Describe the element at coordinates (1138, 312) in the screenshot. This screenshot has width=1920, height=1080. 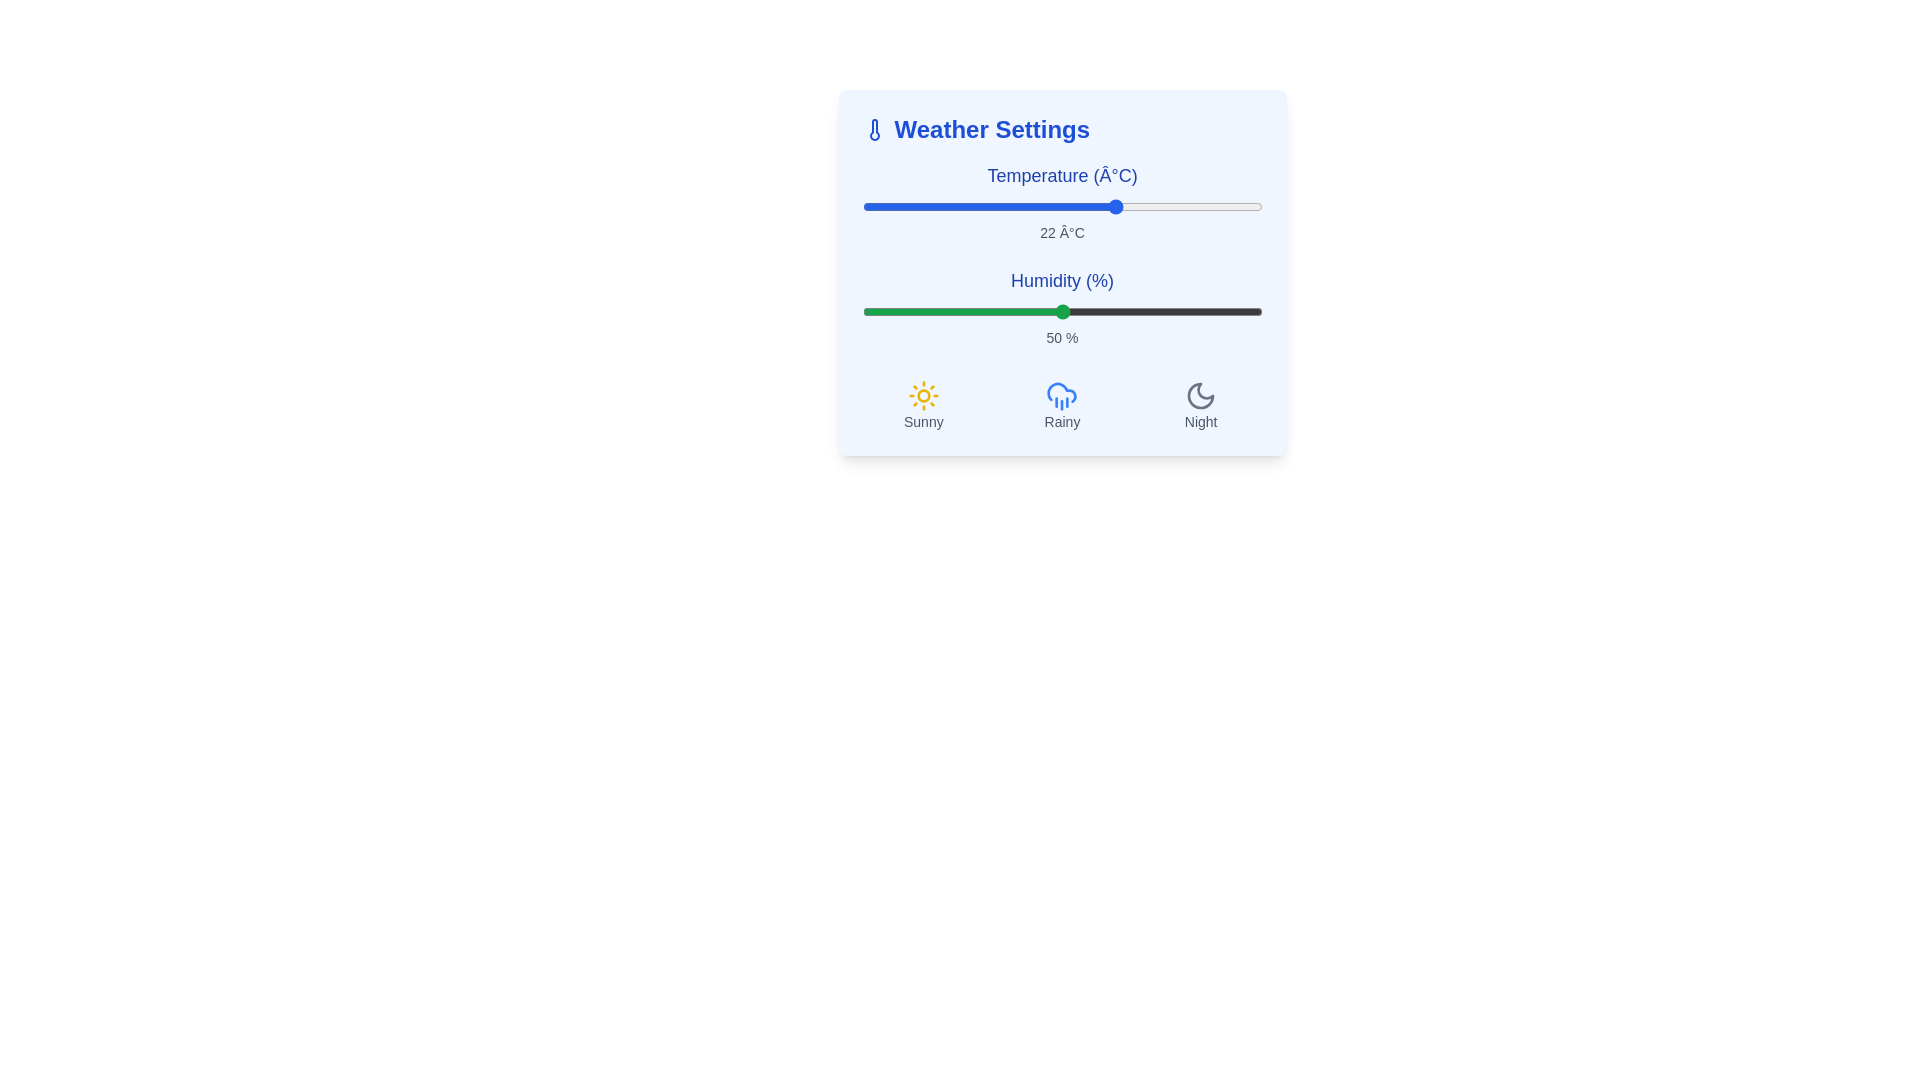
I see `the humidity` at that location.